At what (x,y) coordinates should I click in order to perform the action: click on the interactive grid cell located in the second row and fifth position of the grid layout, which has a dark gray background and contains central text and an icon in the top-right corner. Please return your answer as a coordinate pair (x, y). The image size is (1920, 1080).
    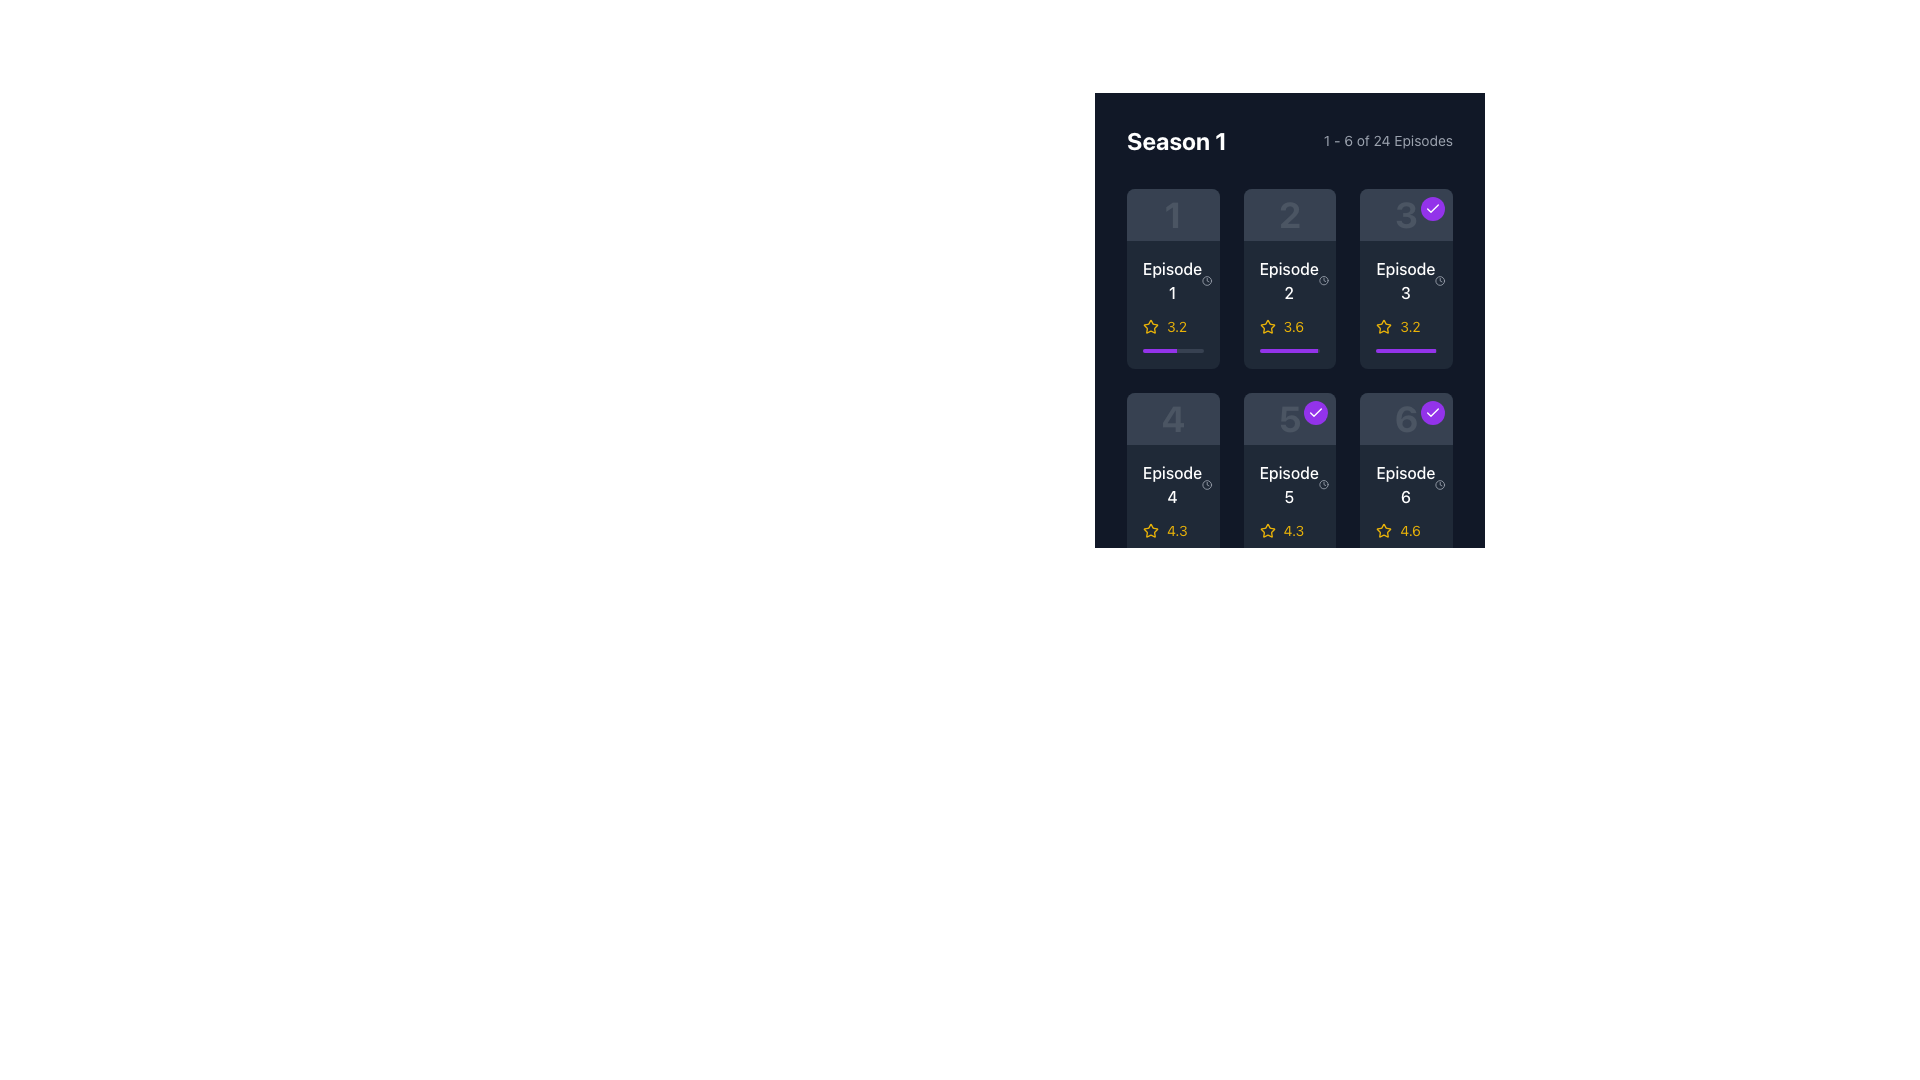
    Looking at the image, I should click on (1290, 381).